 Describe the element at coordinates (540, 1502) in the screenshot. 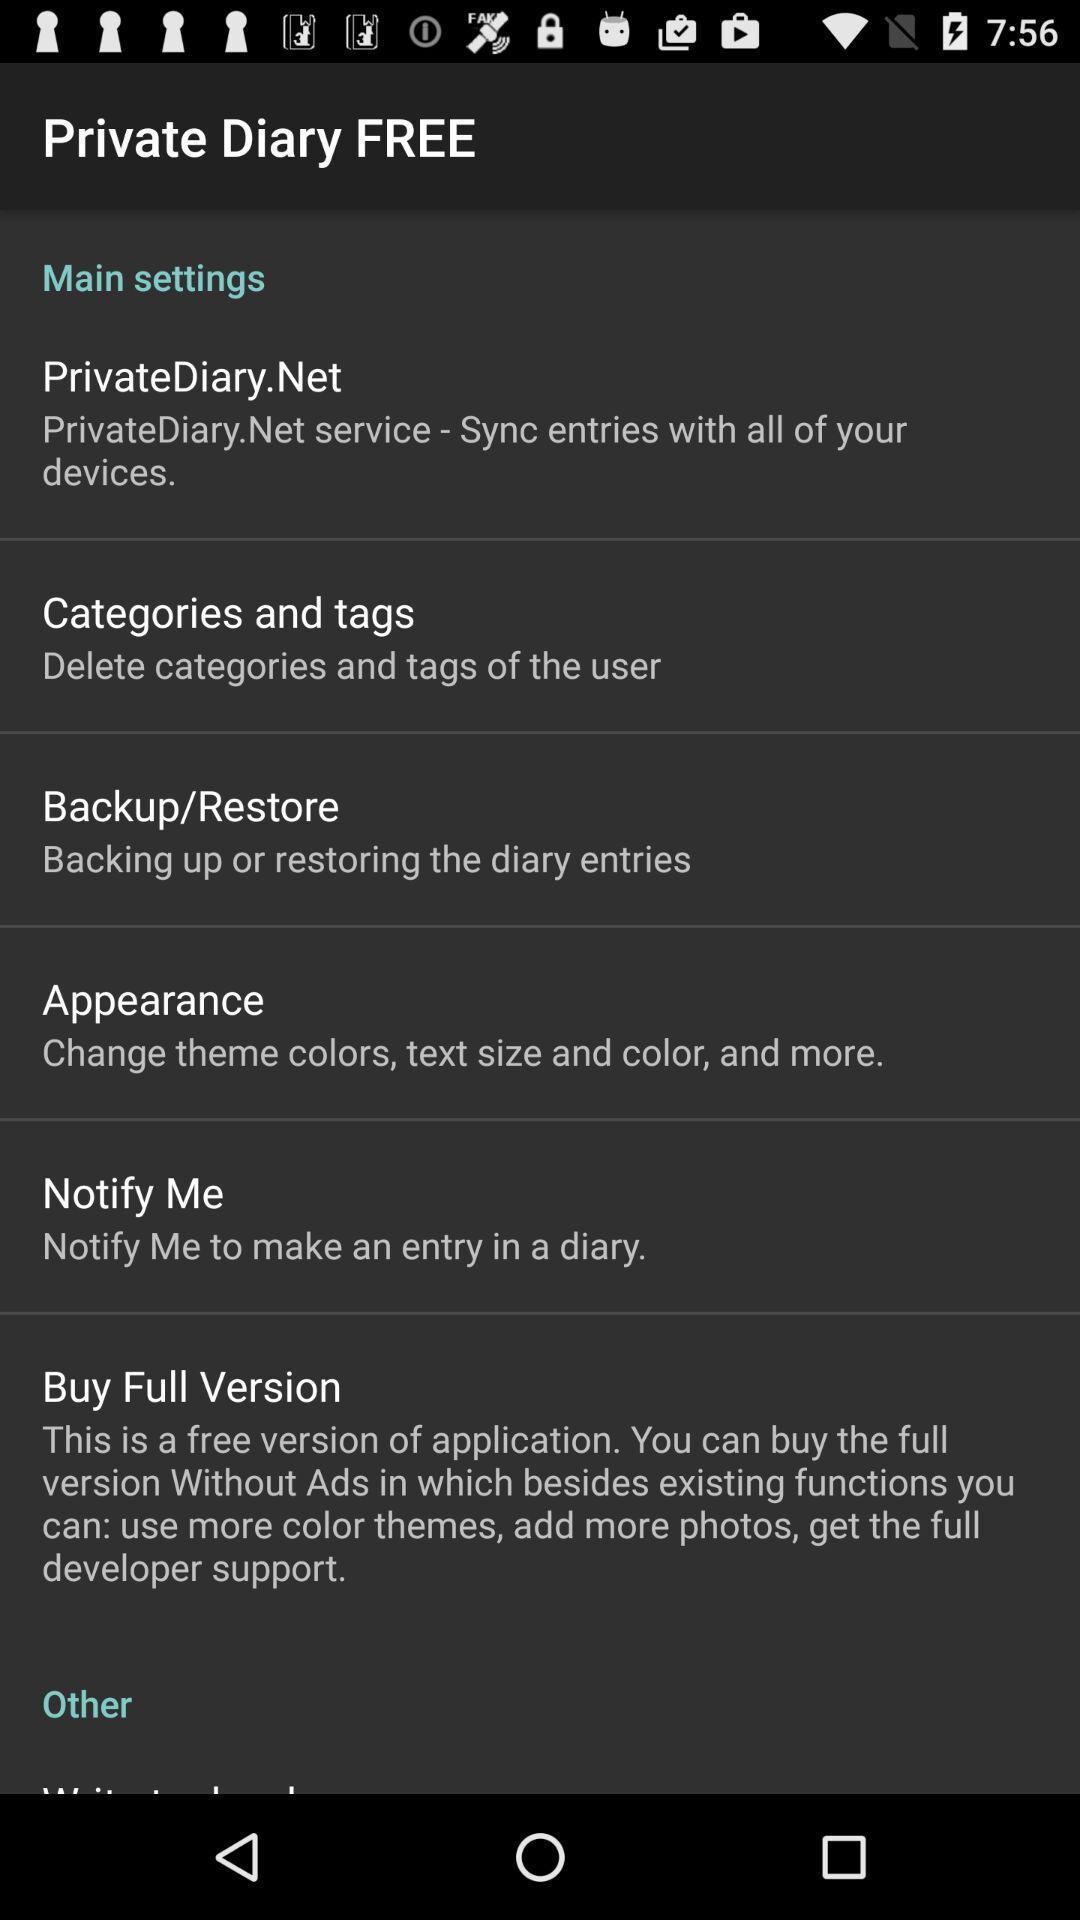

I see `the this is a` at that location.